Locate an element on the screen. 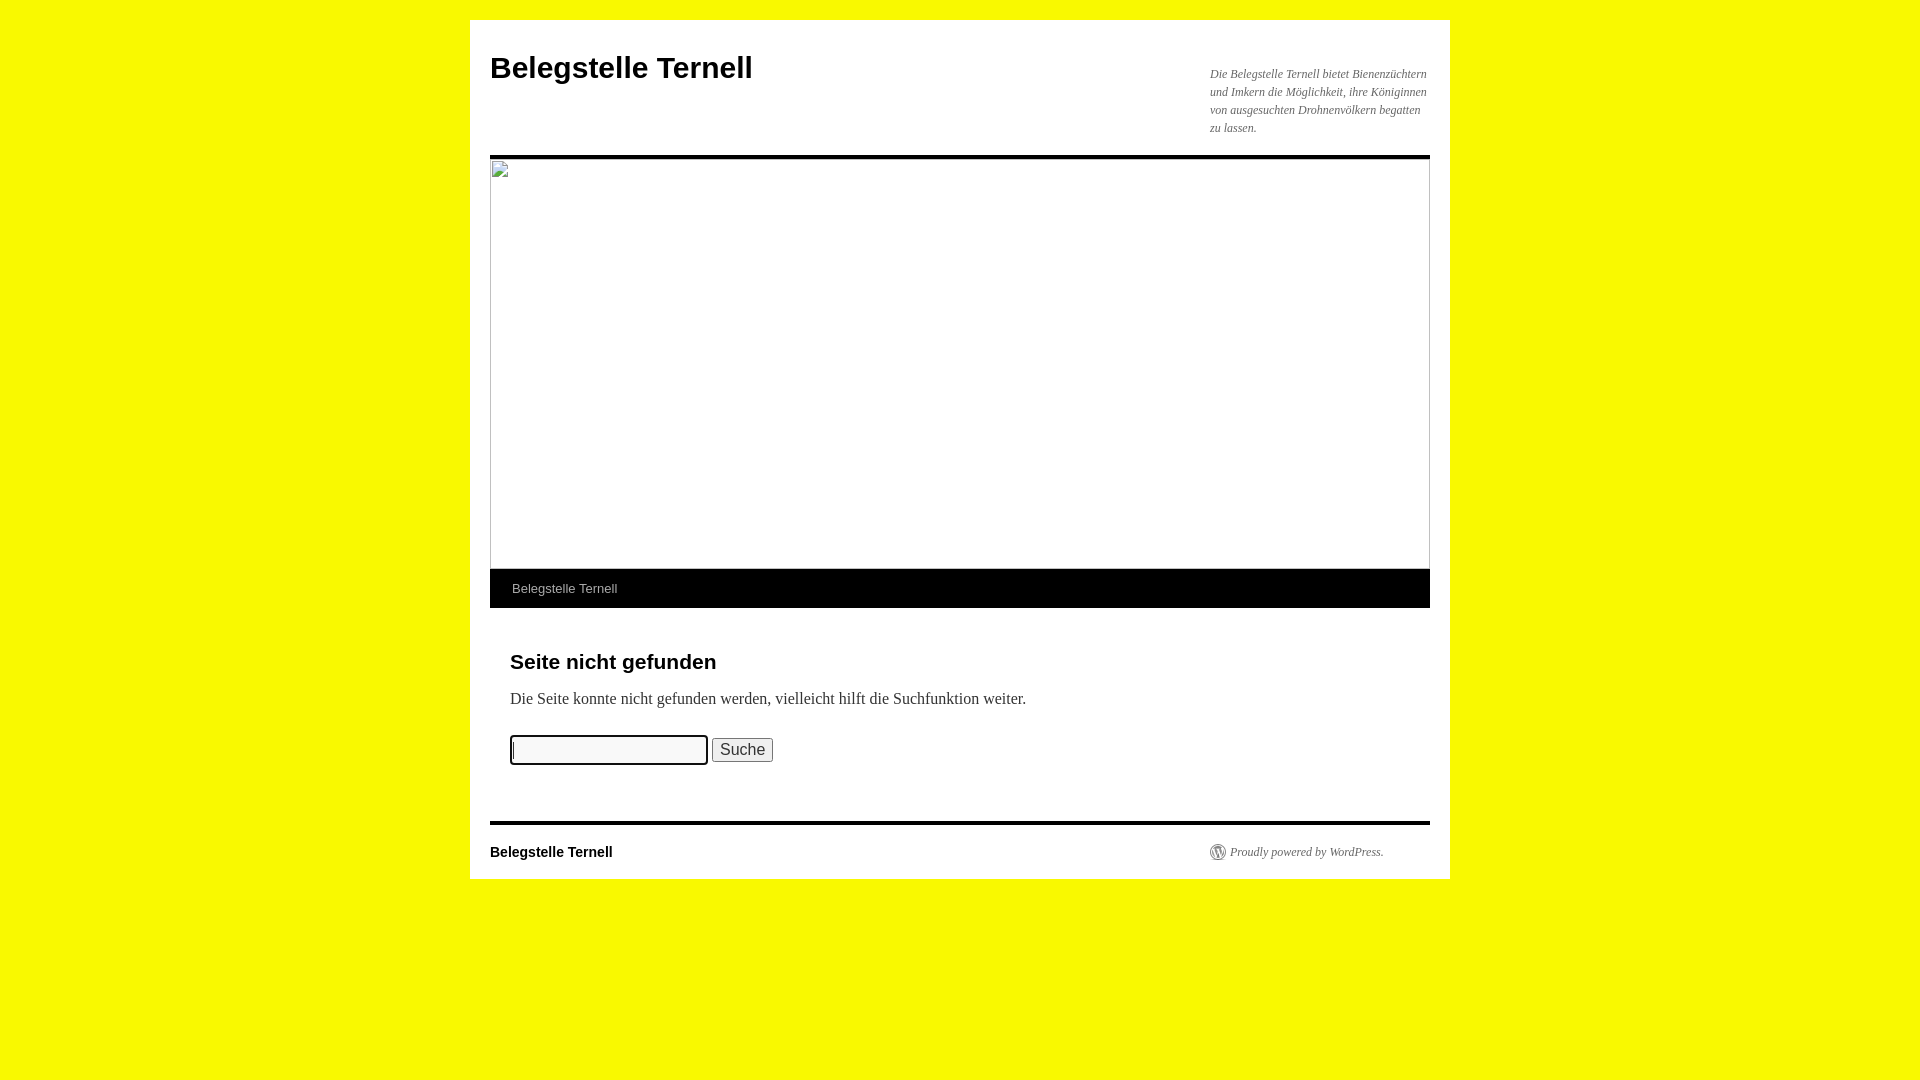 Image resolution: width=1920 pixels, height=1080 pixels. 'Zum Inhalt springen' is located at coordinates (499, 624).